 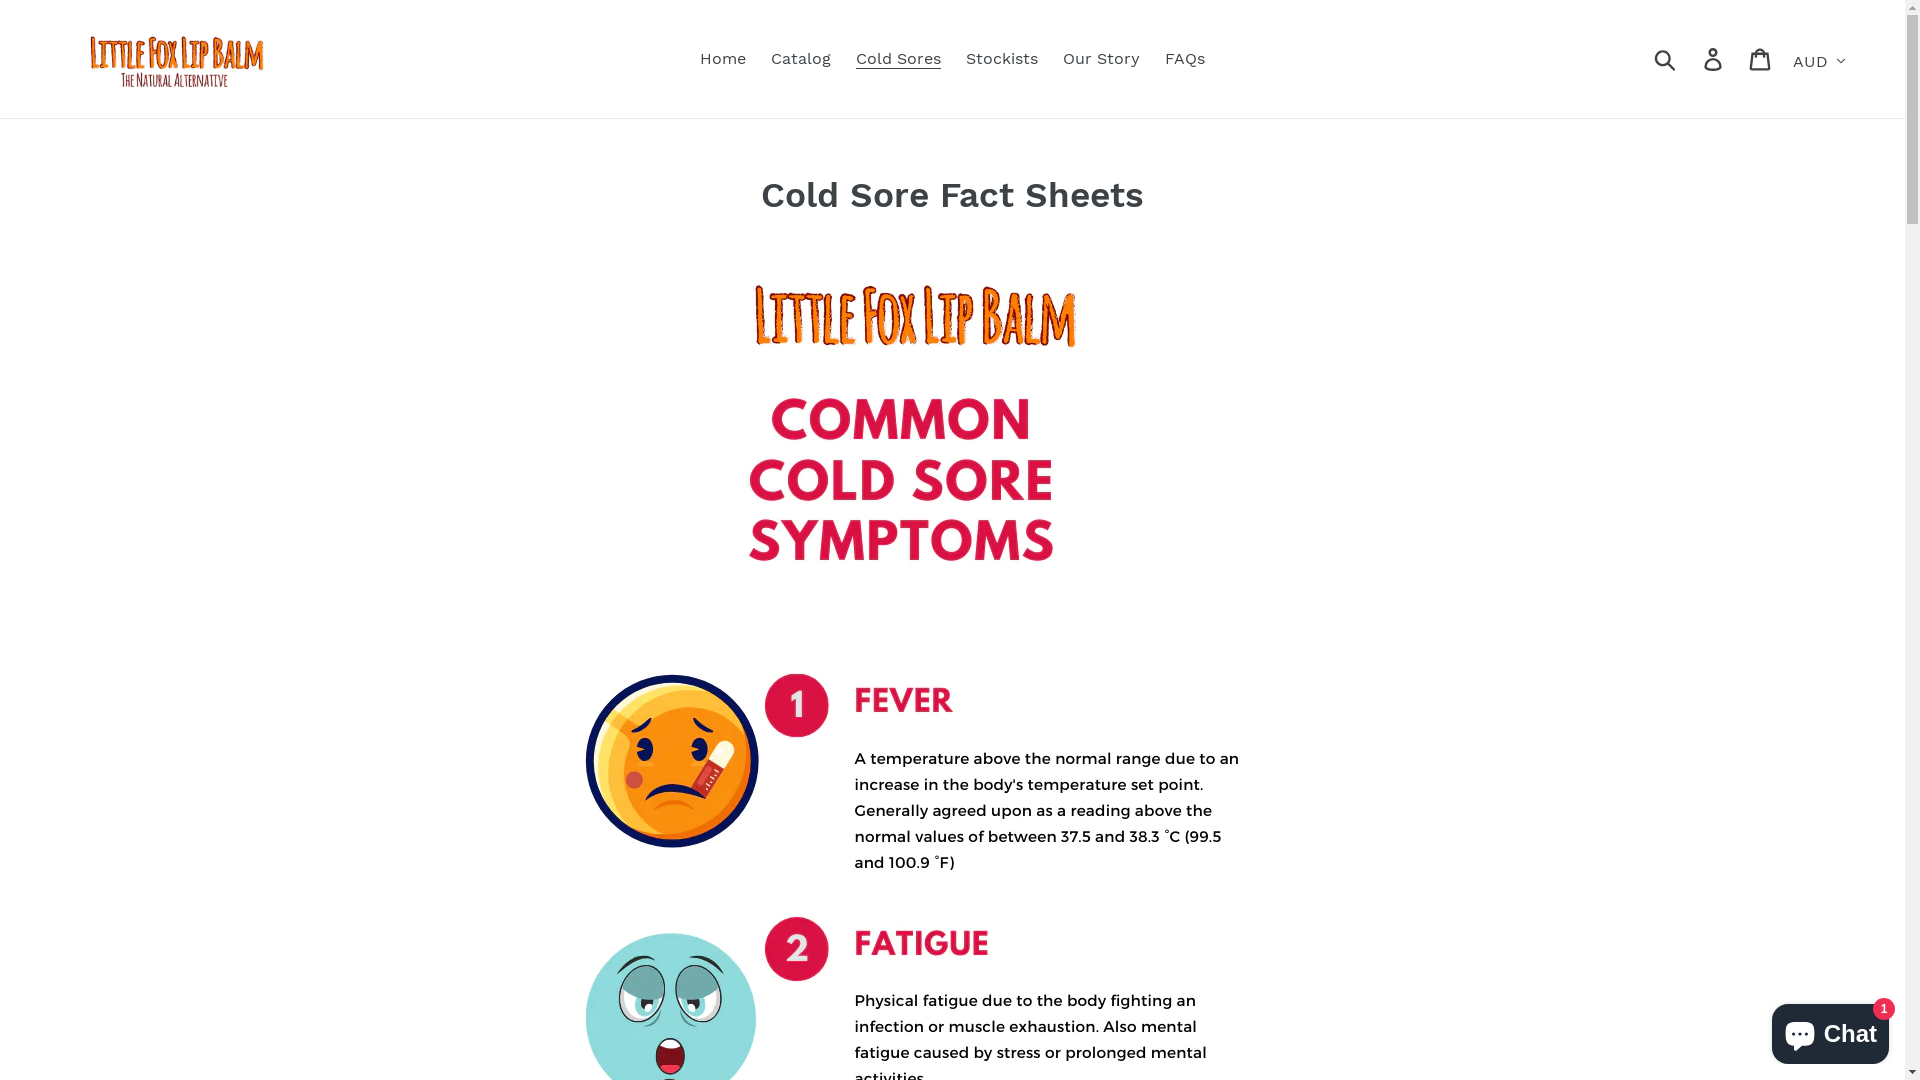 I want to click on 'FAQs', so click(x=1155, y=57).